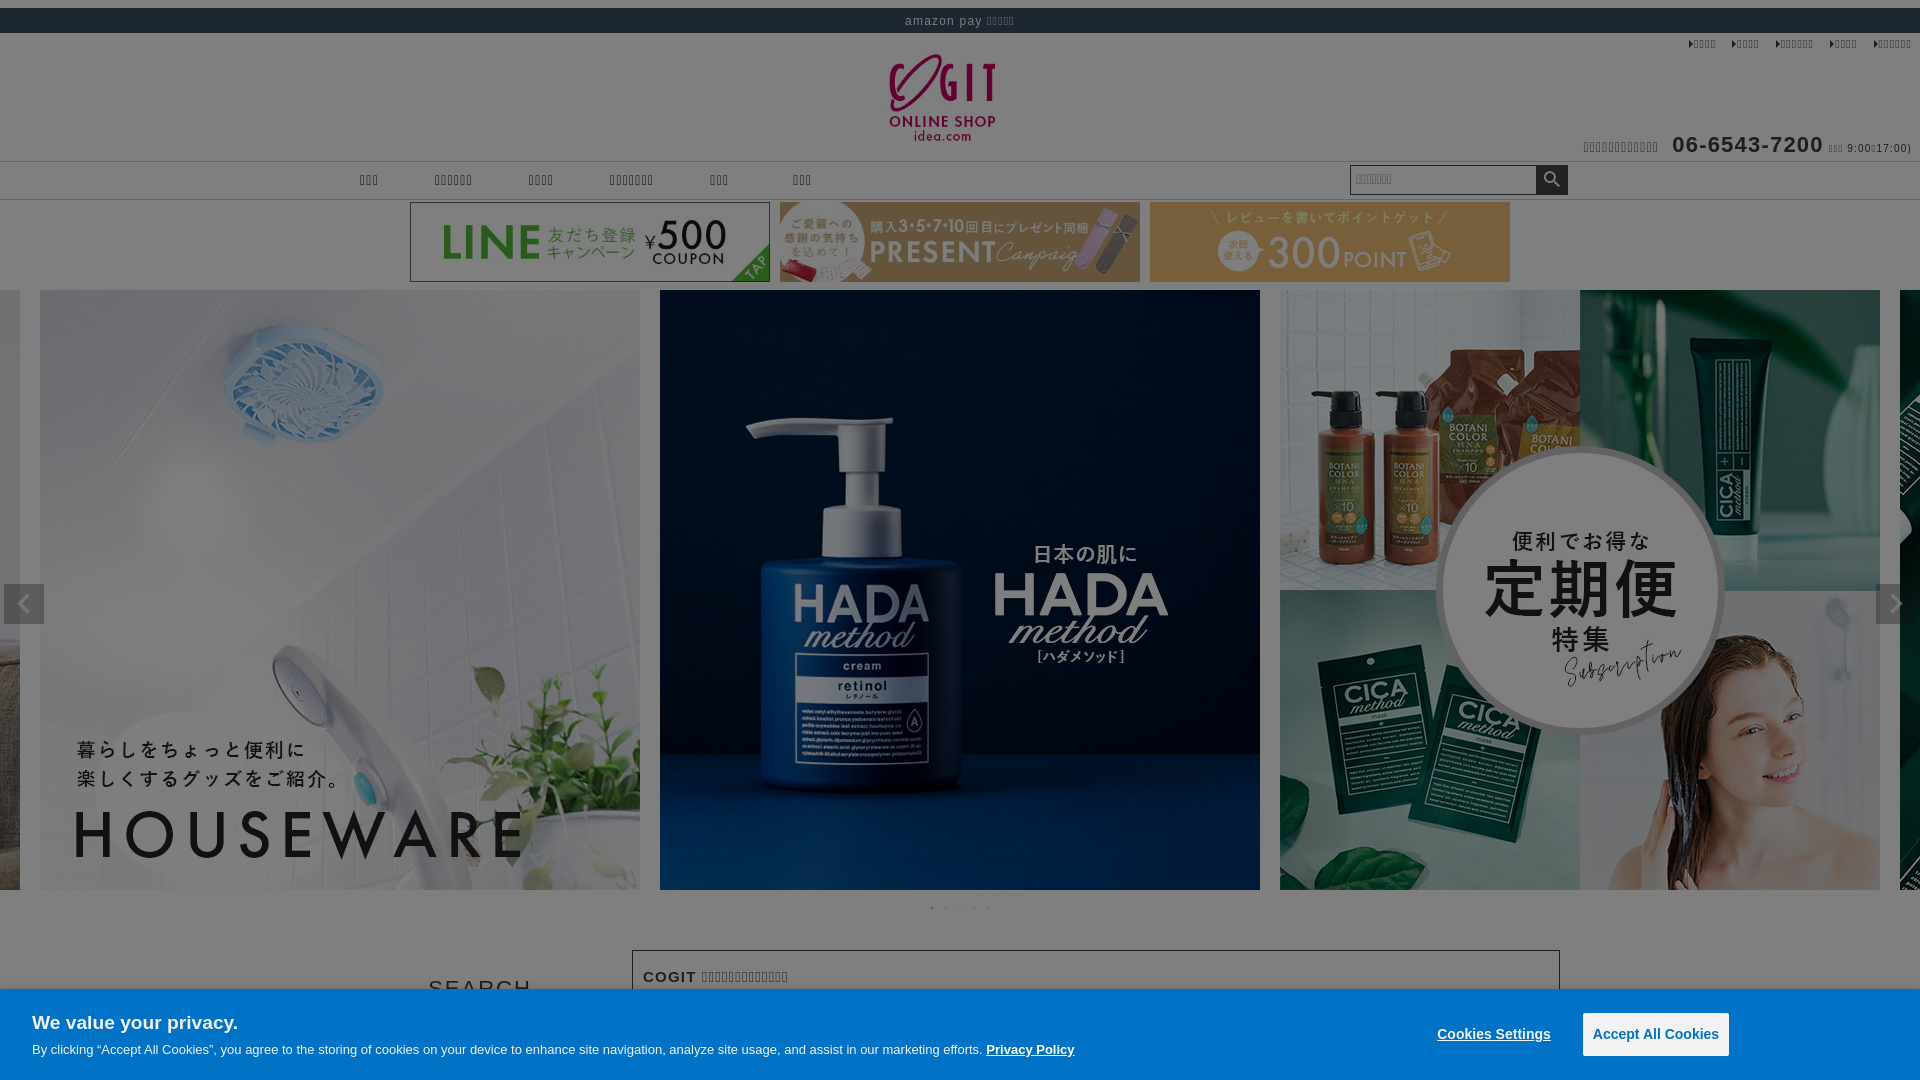 The height and width of the screenshot is (1080, 1920). I want to click on '4', so click(974, 907).